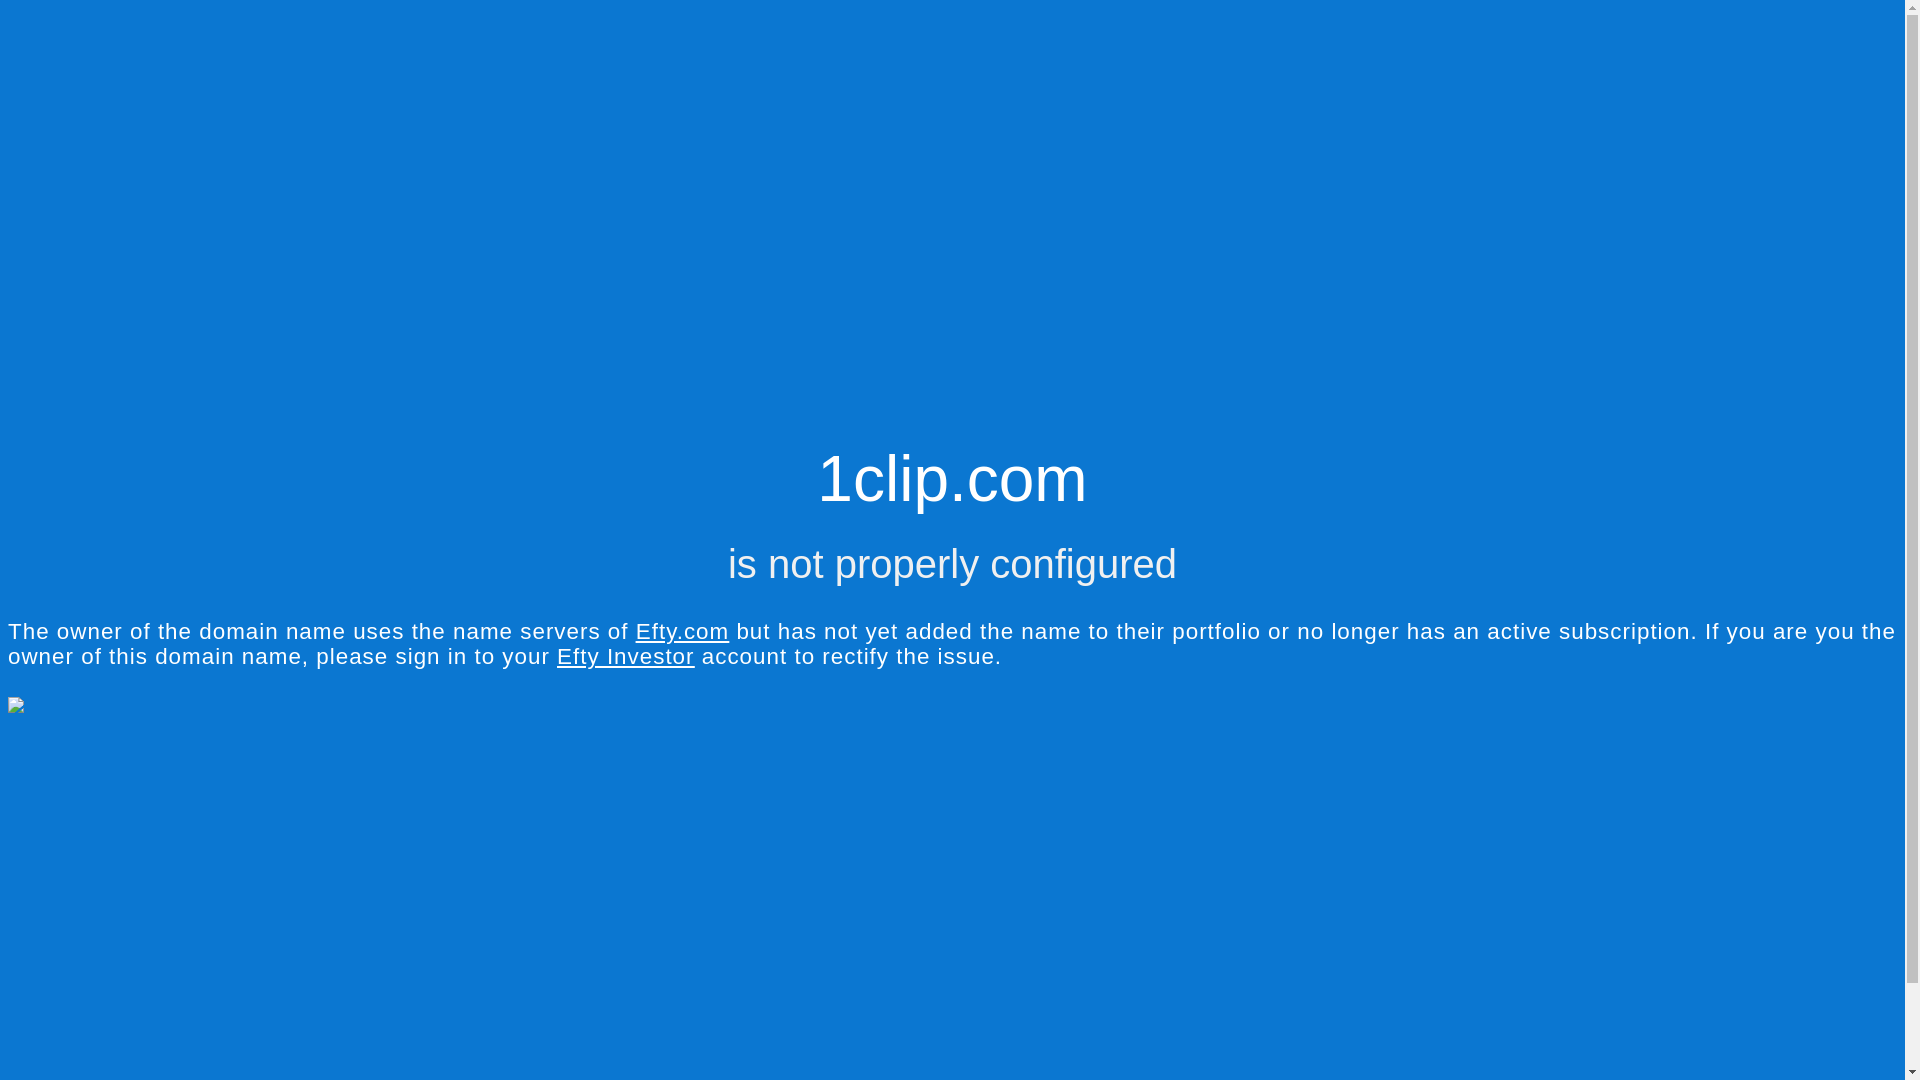  What do you see at coordinates (682, 631) in the screenshot?
I see `'Efty.com'` at bounding box center [682, 631].